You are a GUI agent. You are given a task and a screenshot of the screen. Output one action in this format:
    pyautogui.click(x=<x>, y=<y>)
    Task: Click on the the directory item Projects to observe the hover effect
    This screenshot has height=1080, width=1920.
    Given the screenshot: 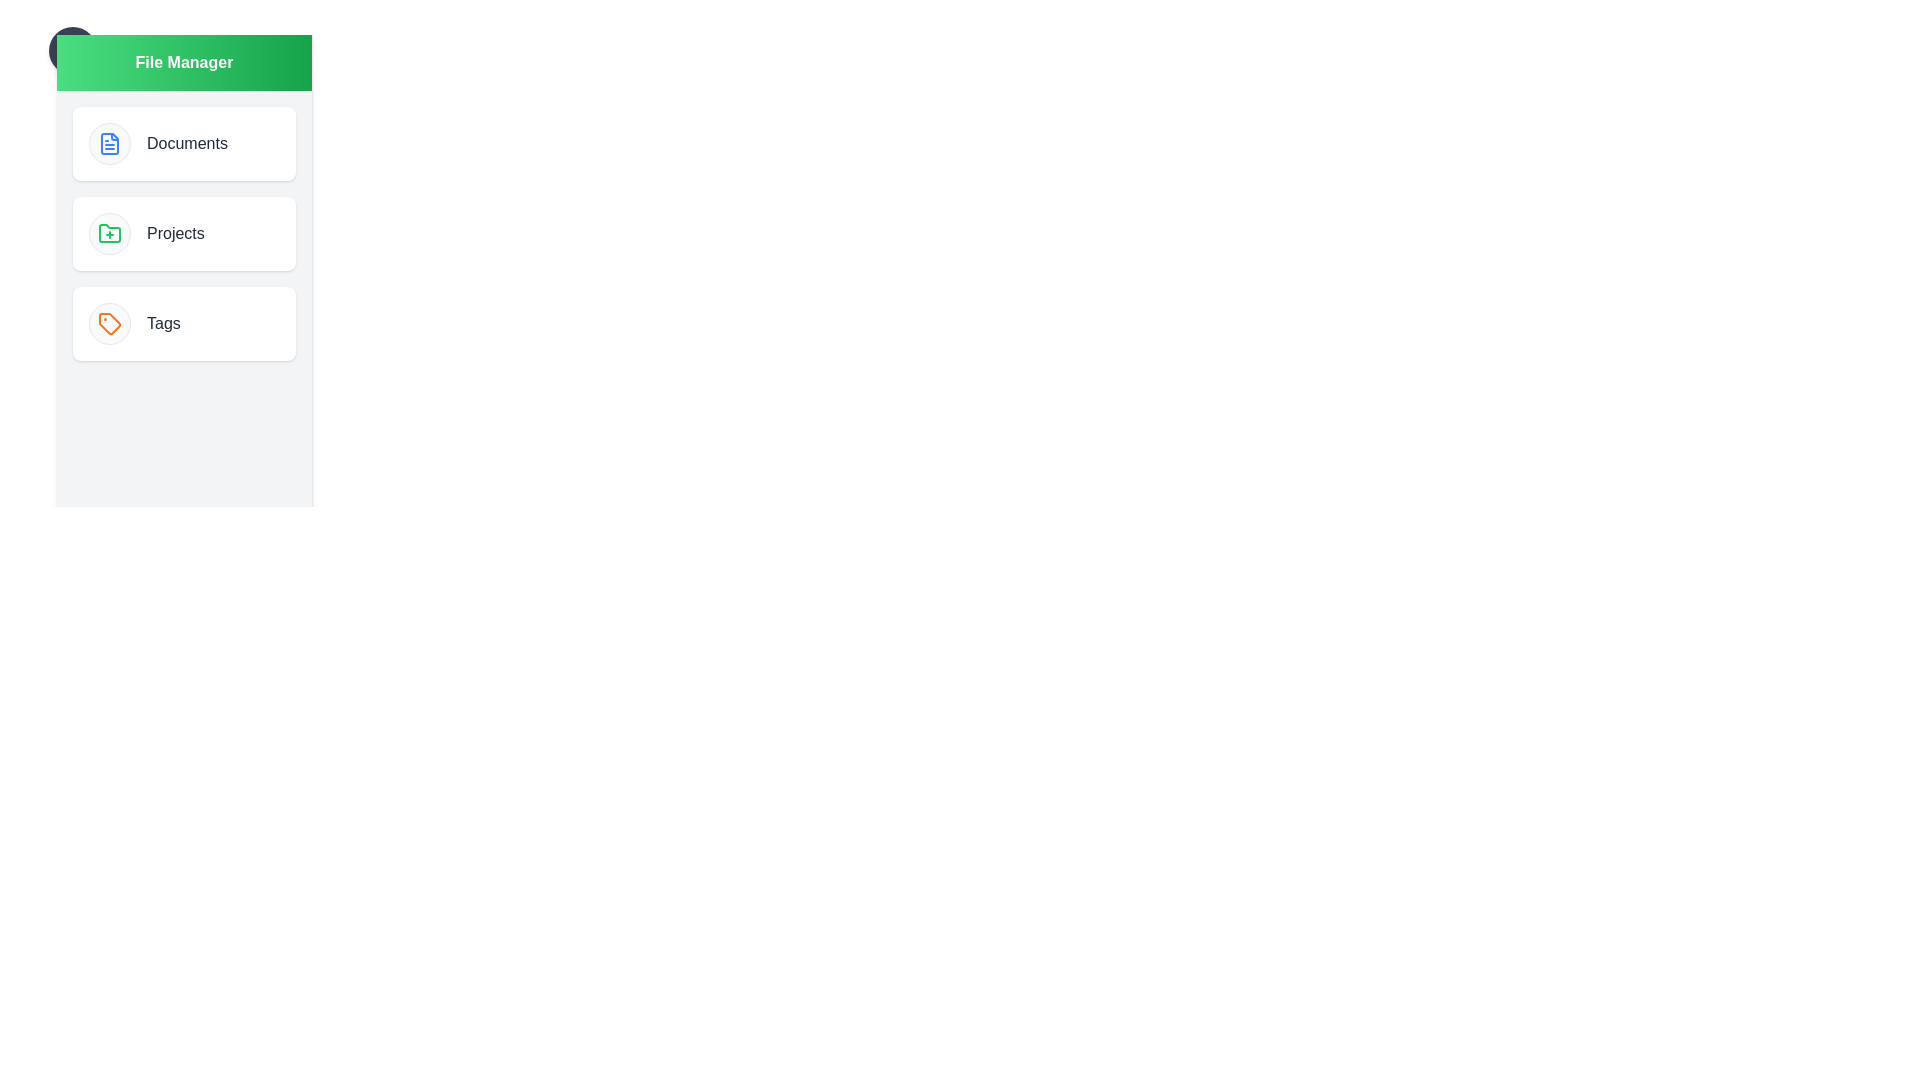 What is the action you would take?
    pyautogui.click(x=184, y=233)
    